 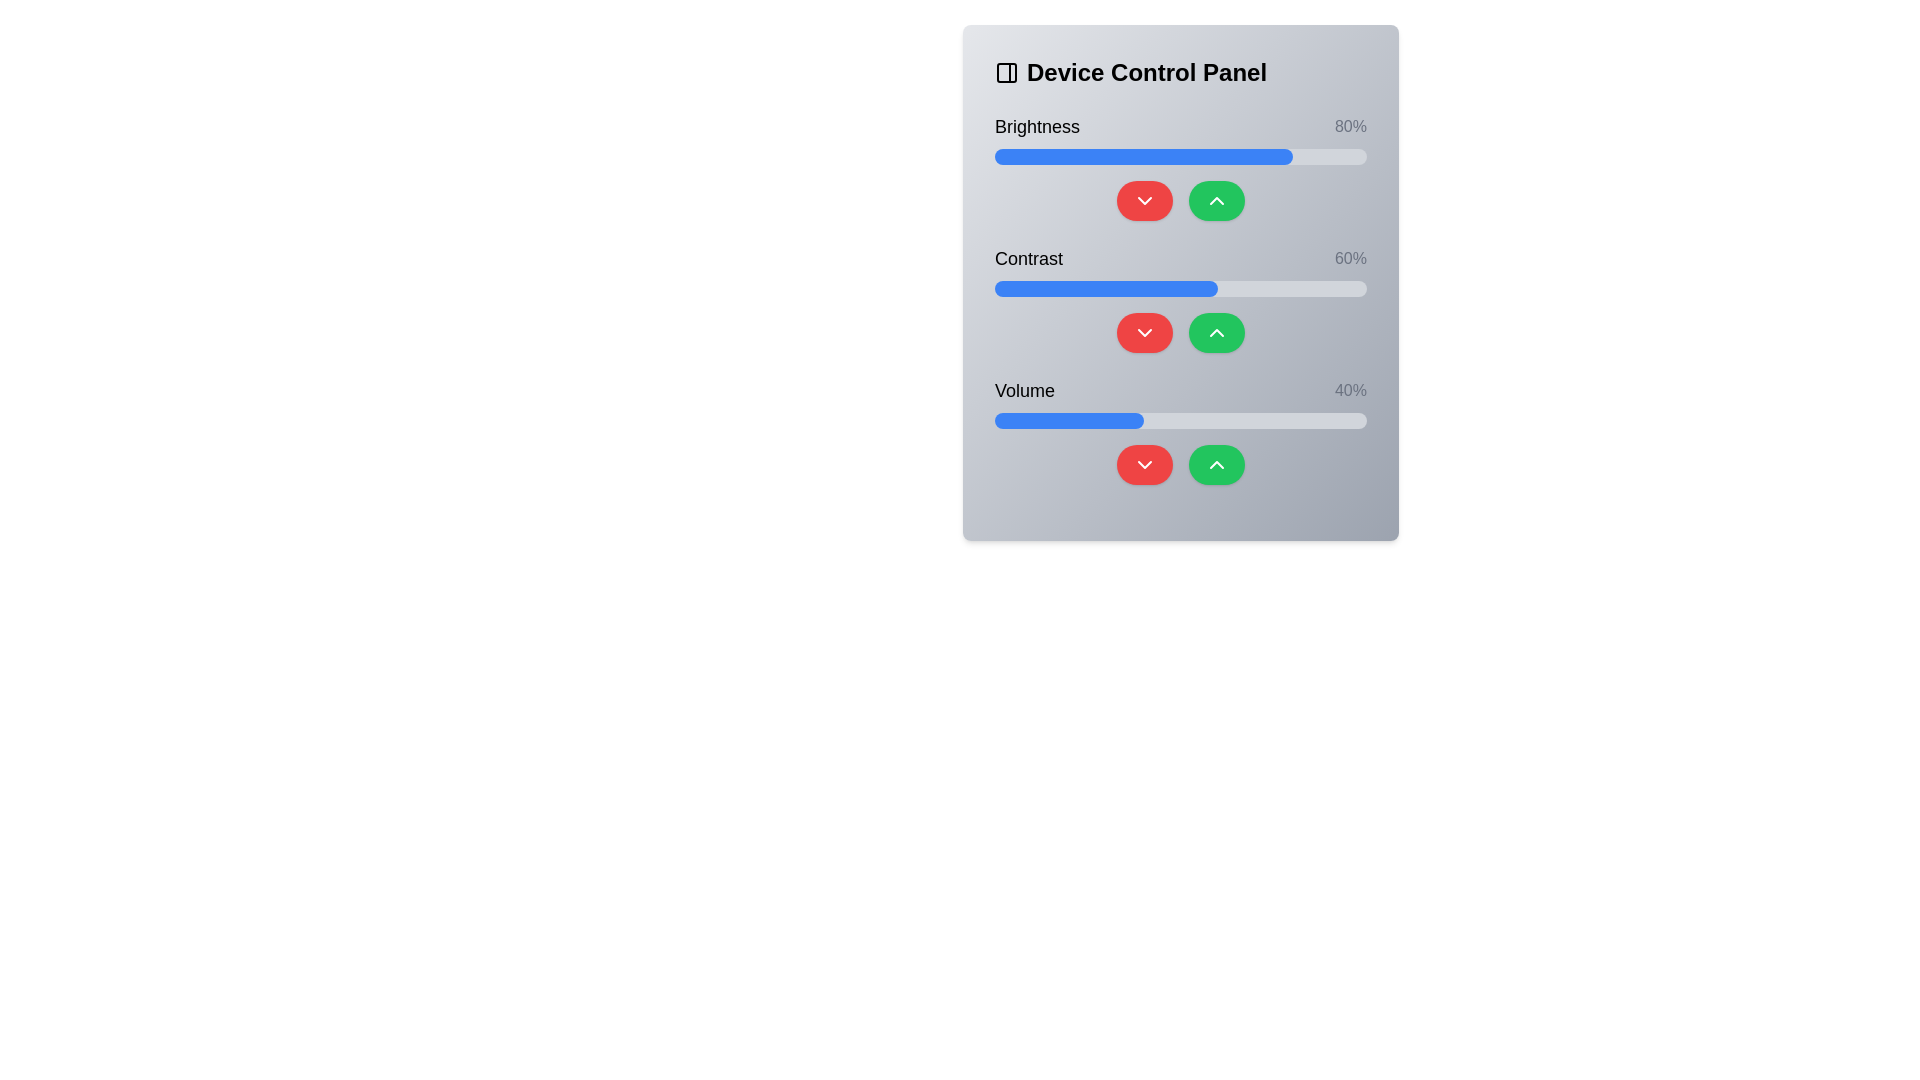 I want to click on the SVG rectangle decorative icon component located near the top-left corner of the interface, adjacent to the title 'Device Control Panel.', so click(x=1007, y=72).